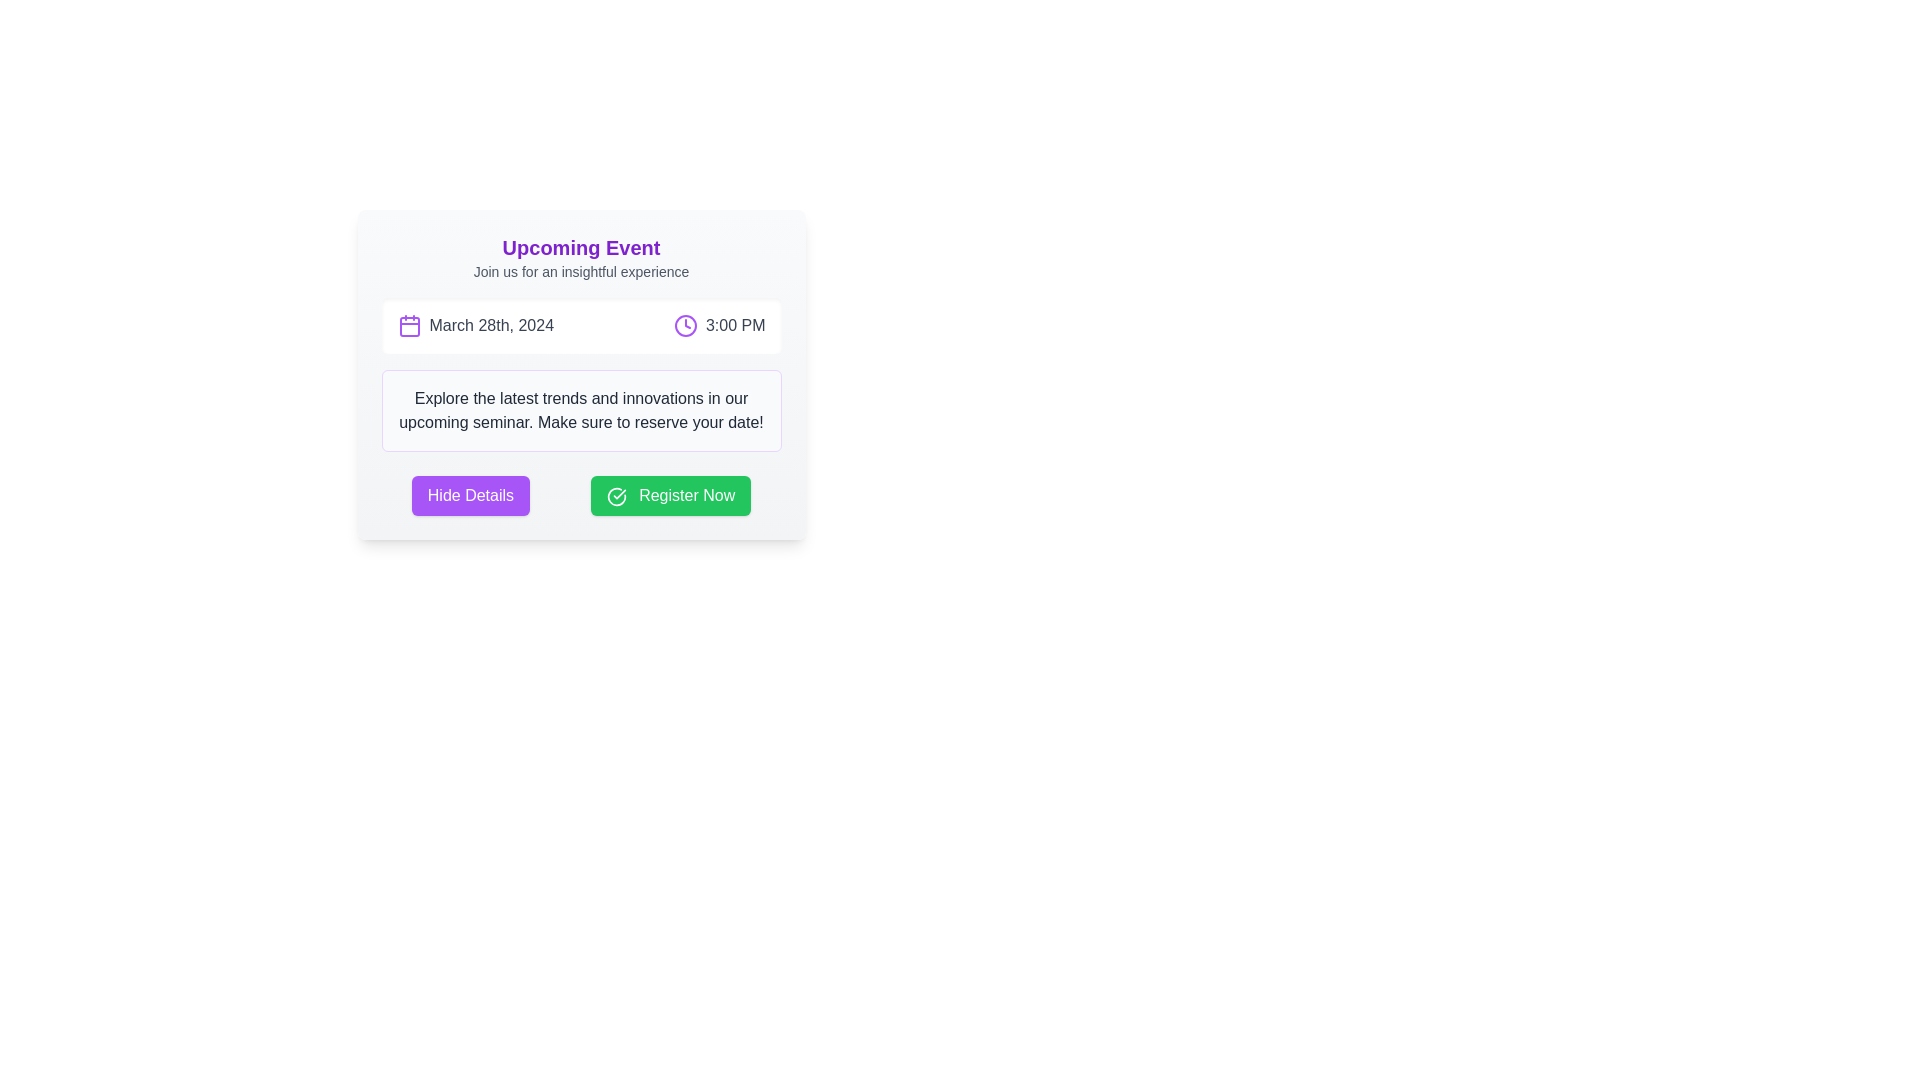 This screenshot has height=1080, width=1920. I want to click on the event registration button located at the bottom-right of the event details box, so click(671, 495).